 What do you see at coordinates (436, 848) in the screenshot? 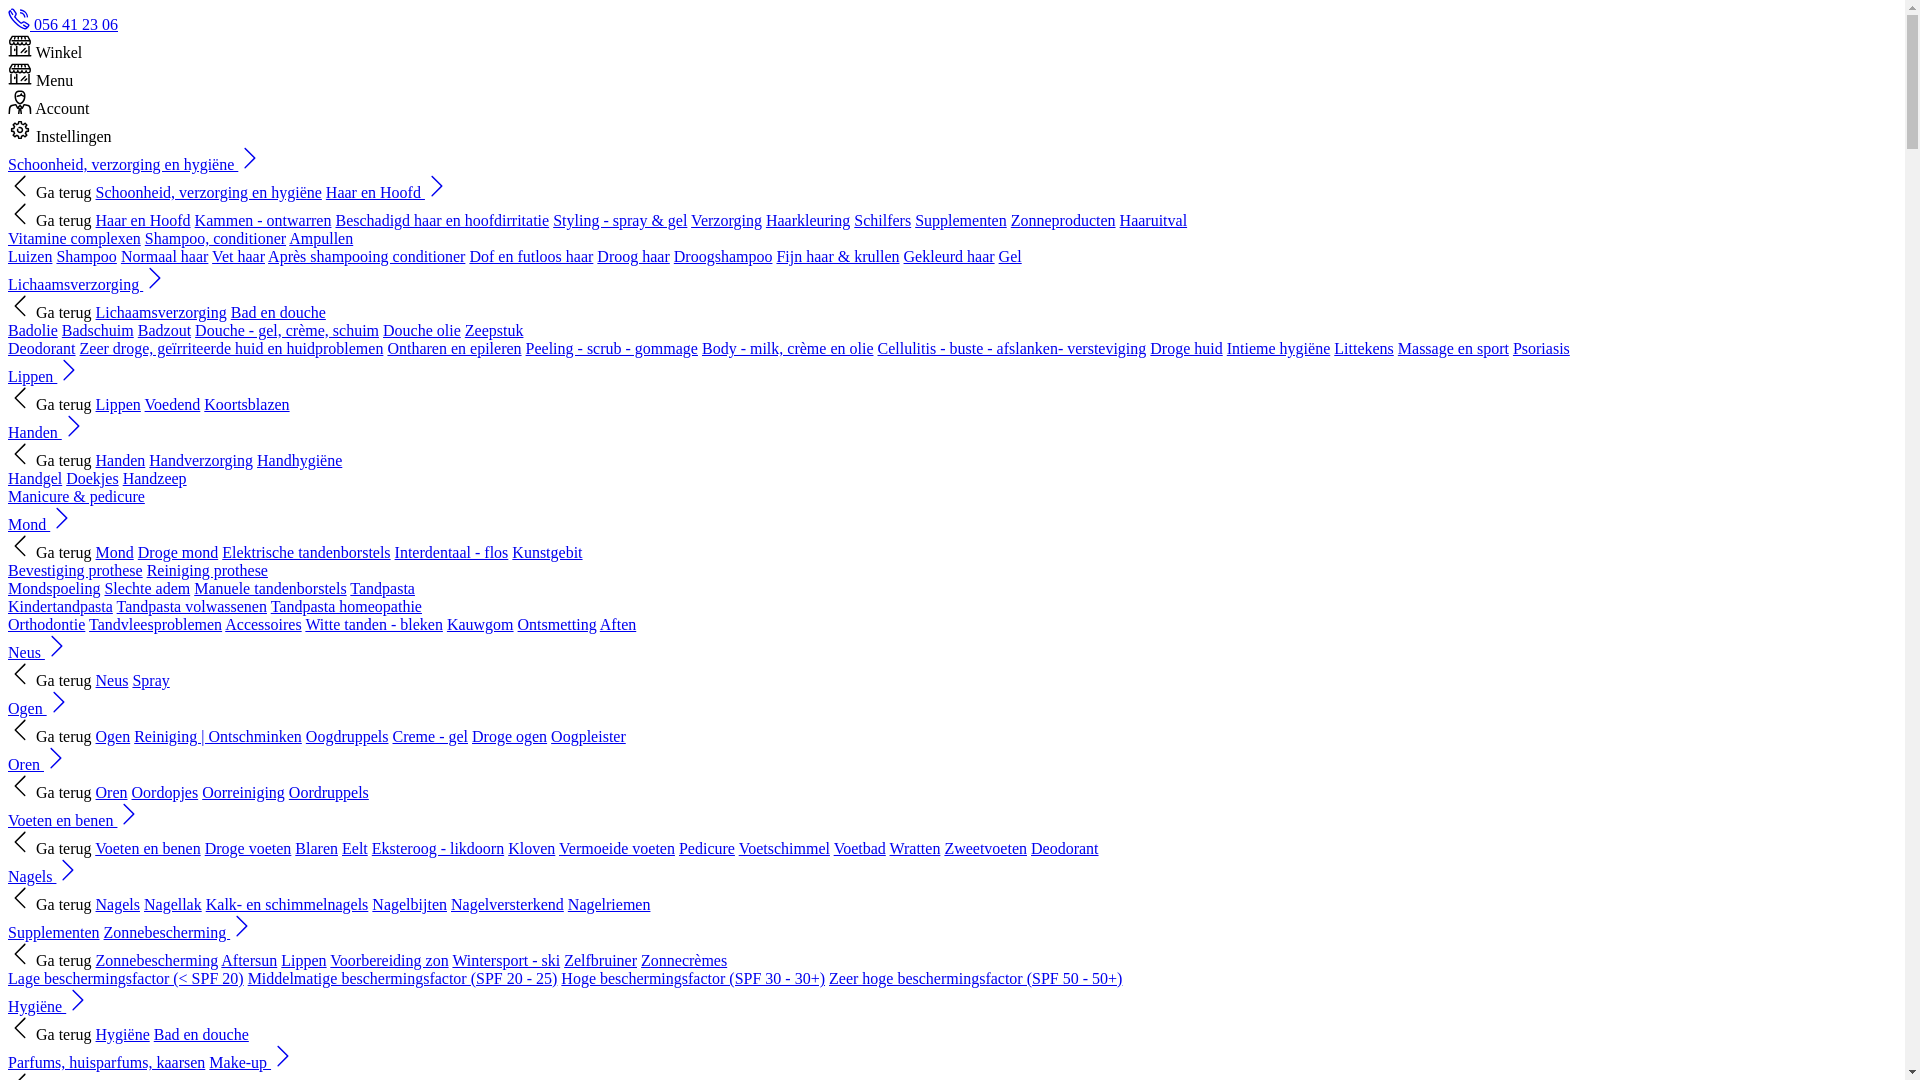
I see `'Eksteroog - likdoorn'` at bounding box center [436, 848].